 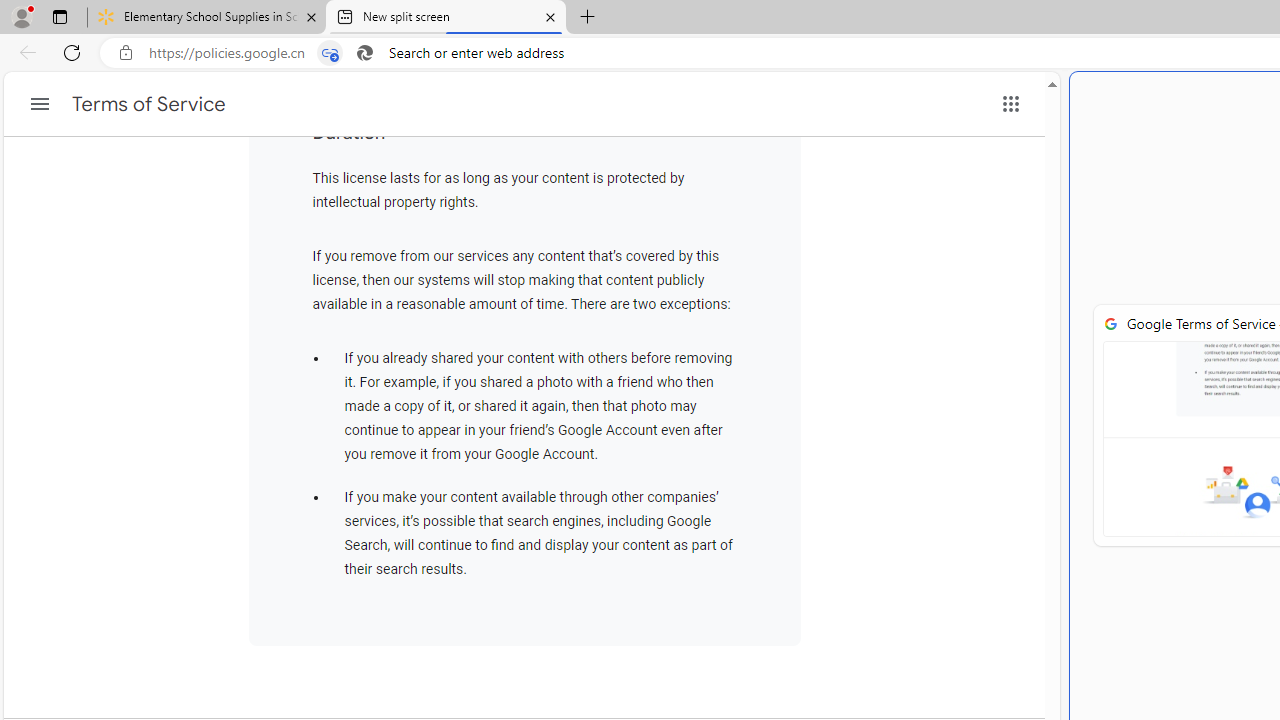 What do you see at coordinates (330, 52) in the screenshot?
I see `'Tabs in split screen'` at bounding box center [330, 52].